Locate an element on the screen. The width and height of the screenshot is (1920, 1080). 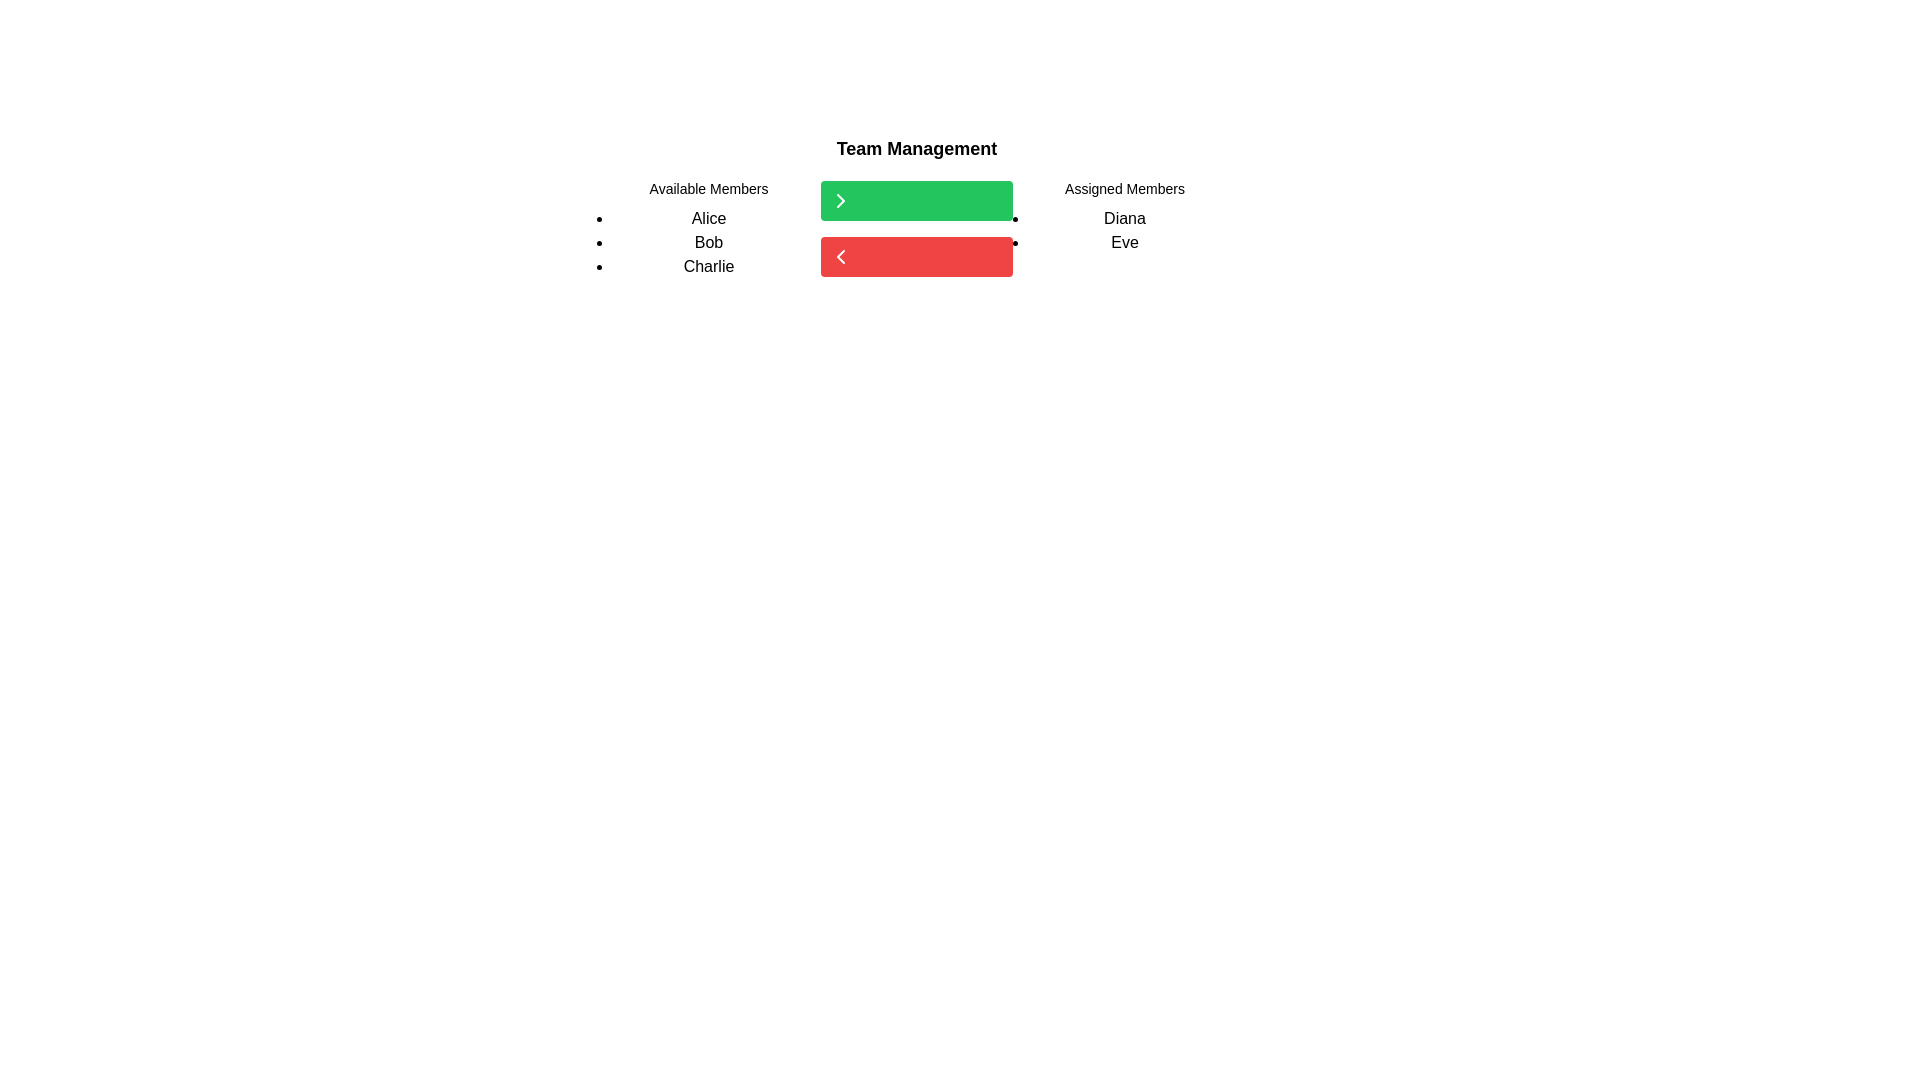
the second button with a red background and a white left-facing chevron icon is located at coordinates (915, 256).